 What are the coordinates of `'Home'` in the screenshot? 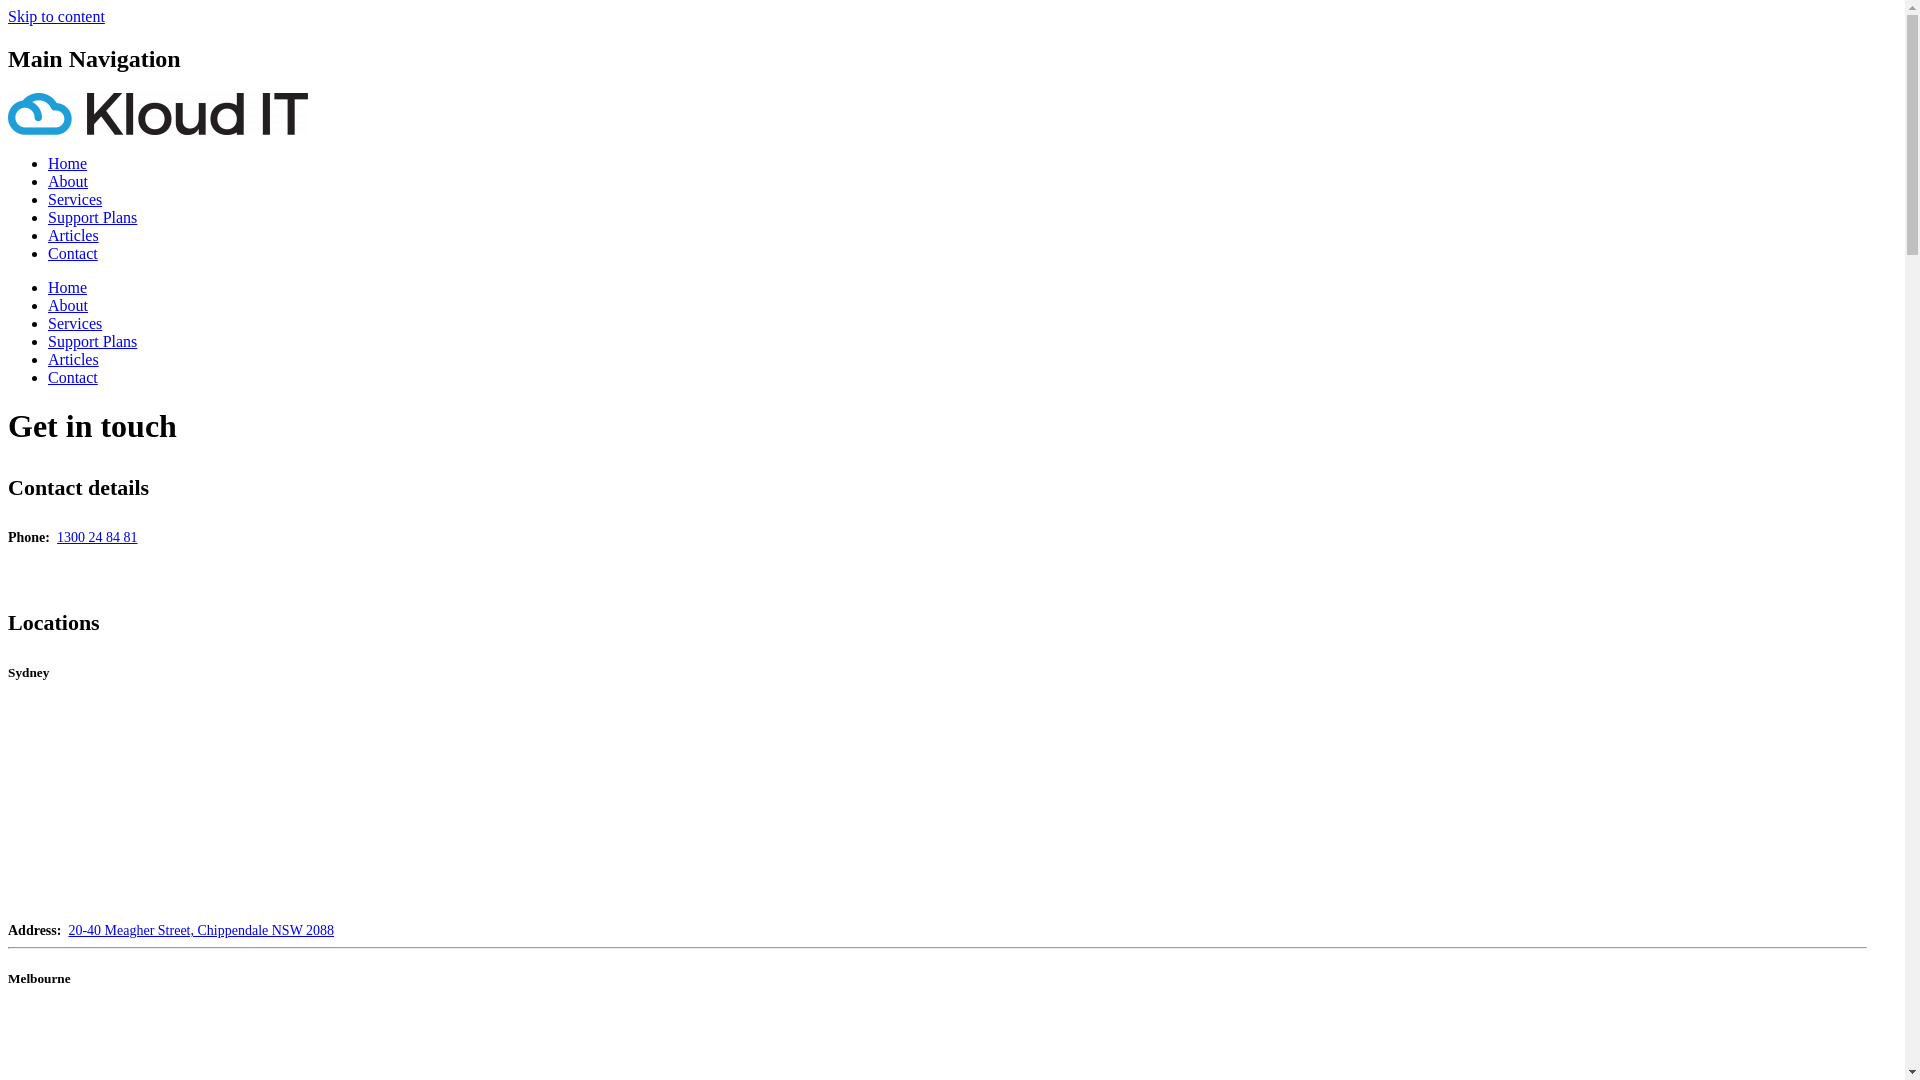 It's located at (67, 162).